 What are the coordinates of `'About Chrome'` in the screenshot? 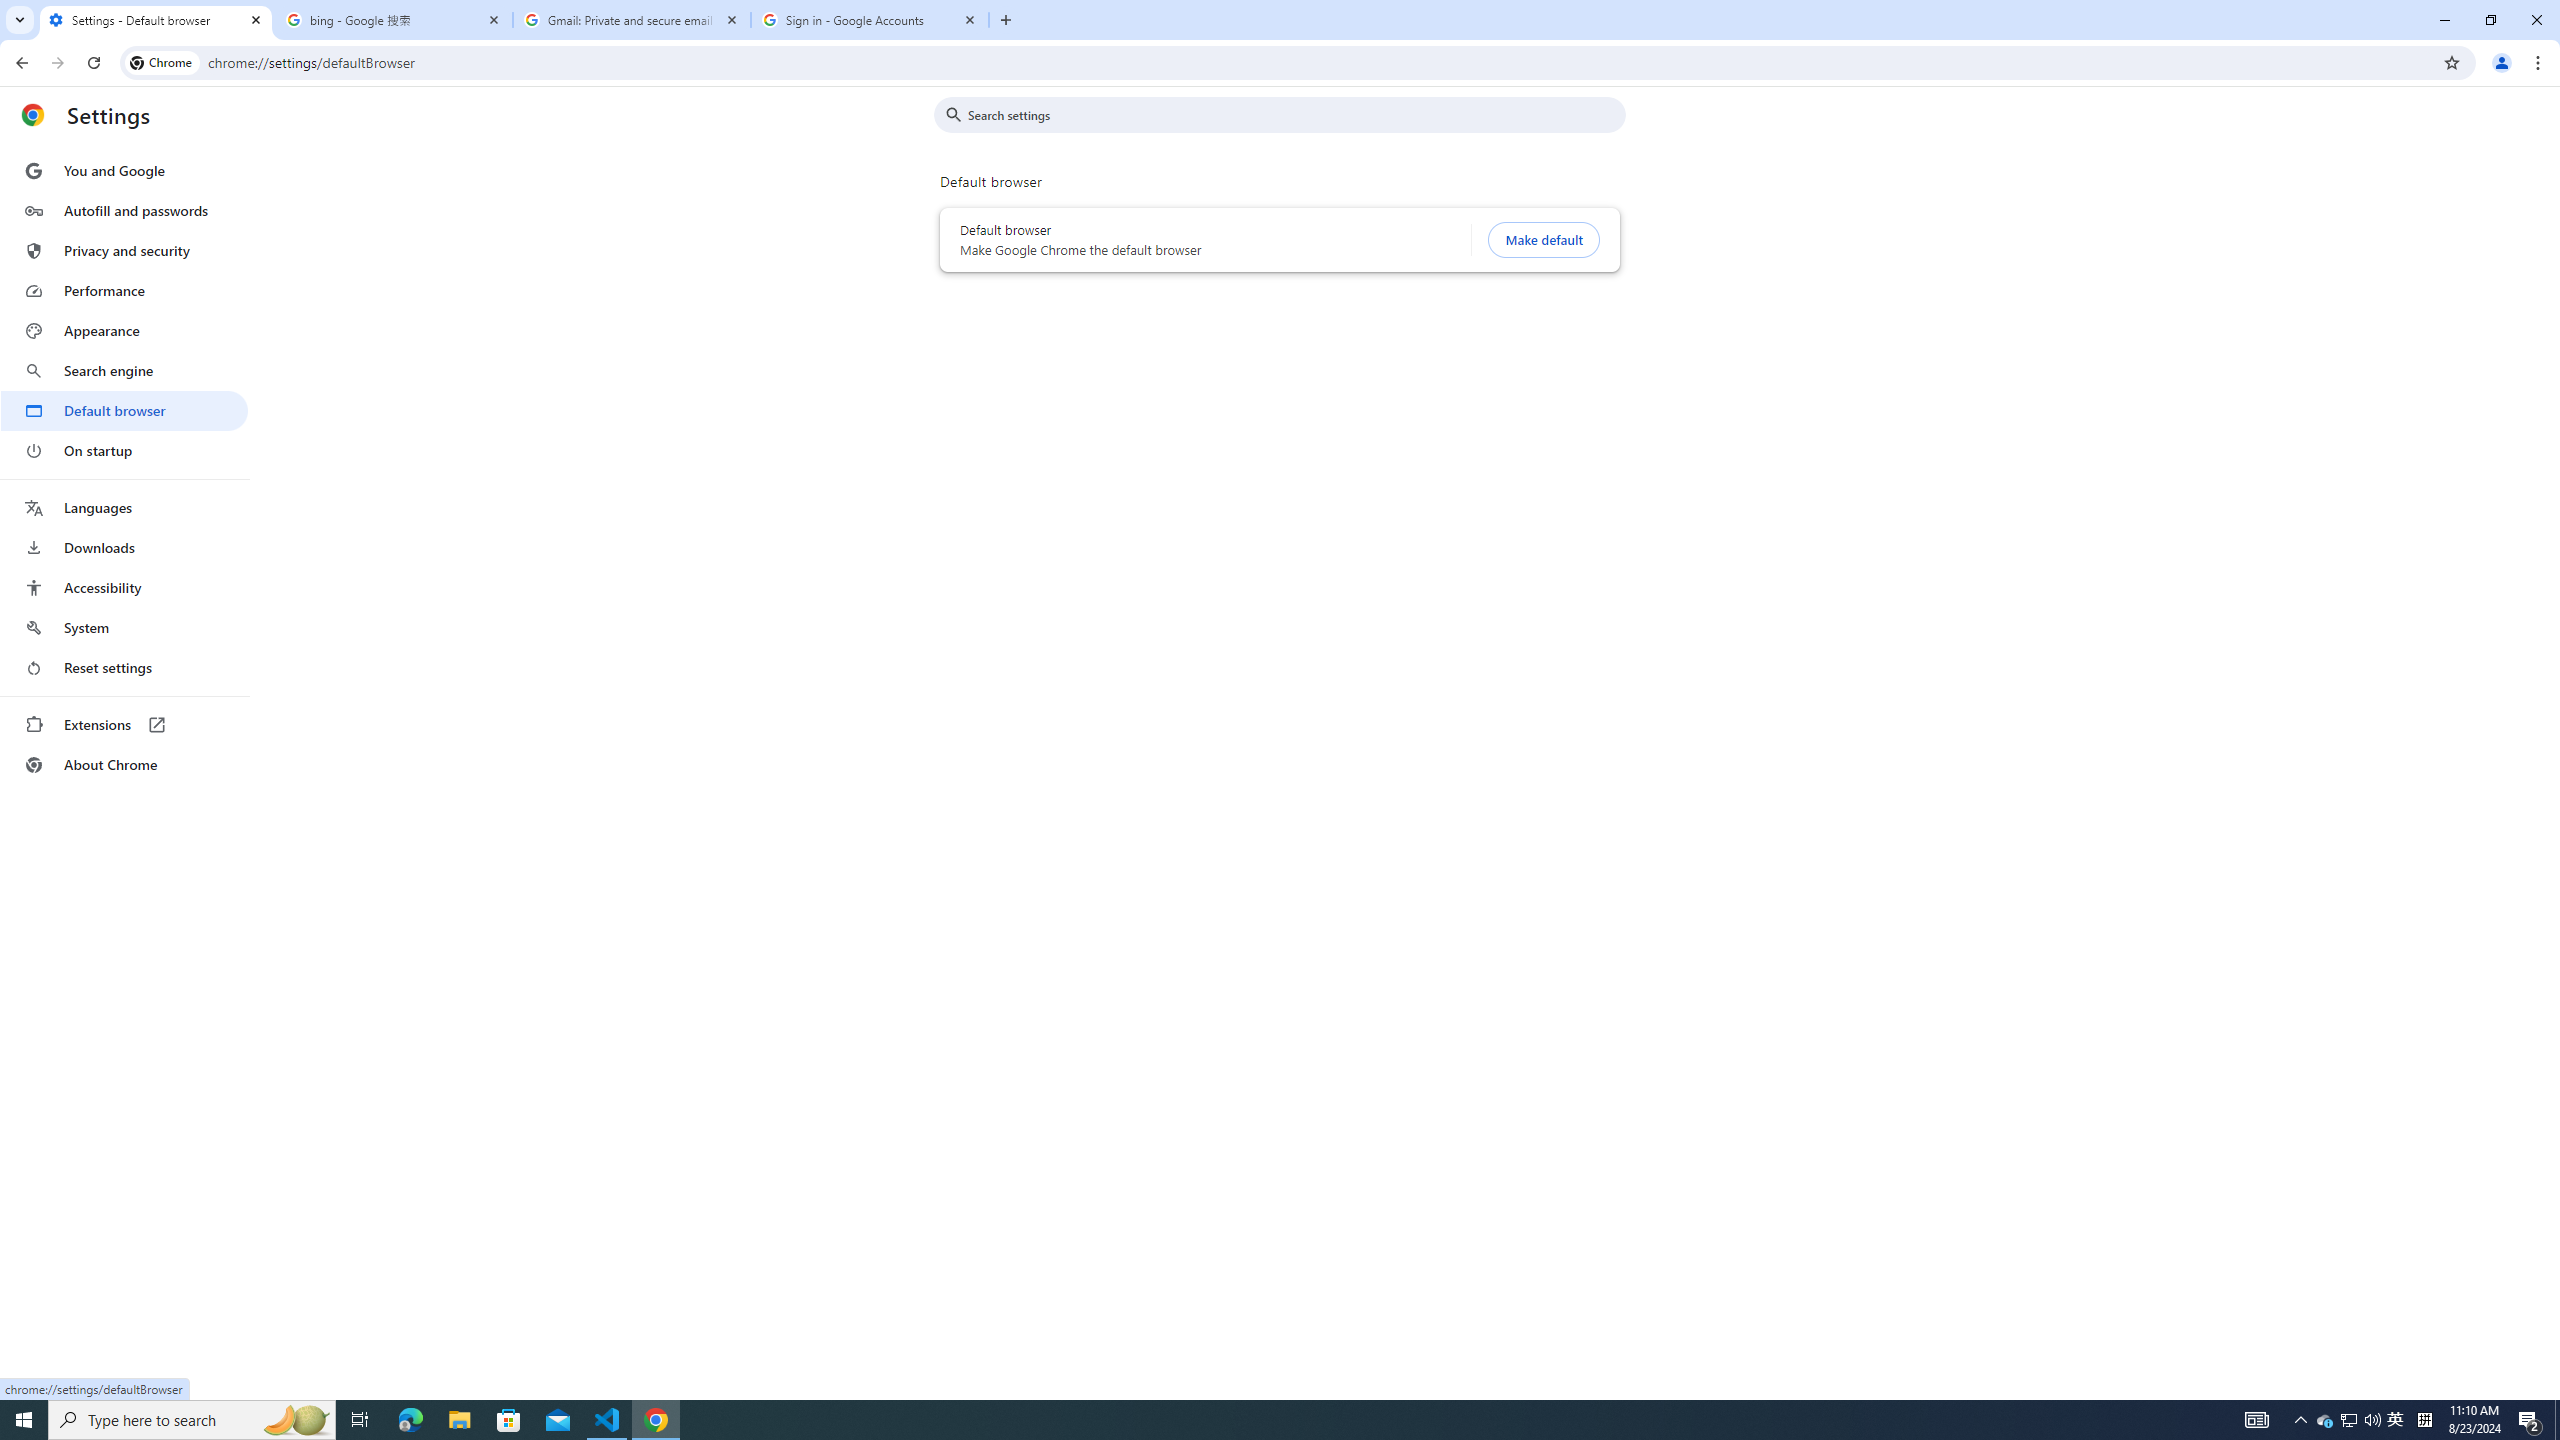 It's located at (123, 763).